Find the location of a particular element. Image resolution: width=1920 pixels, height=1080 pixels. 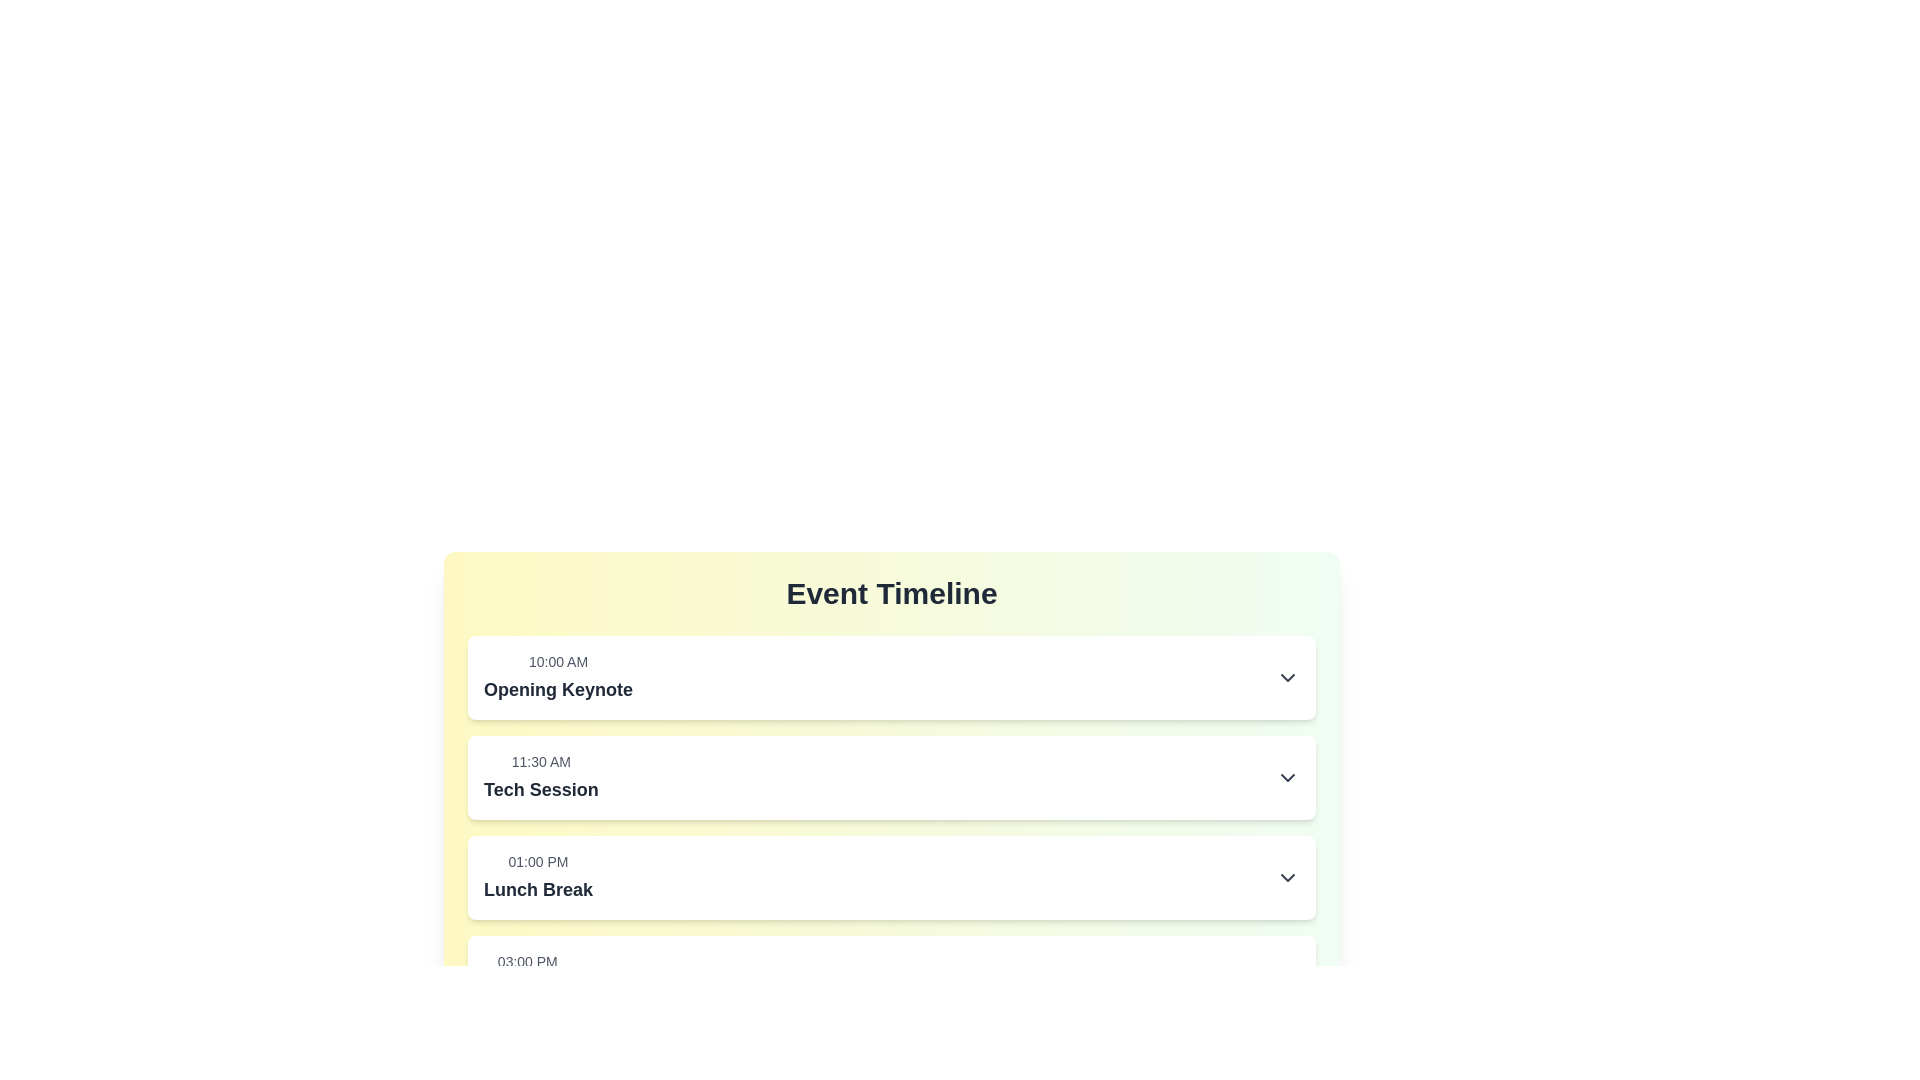

the 'Lunch Break' text label, which is styled in bold dark gray and positioned below the '01:00 PM' text in a vertical timeline layout is located at coordinates (538, 889).